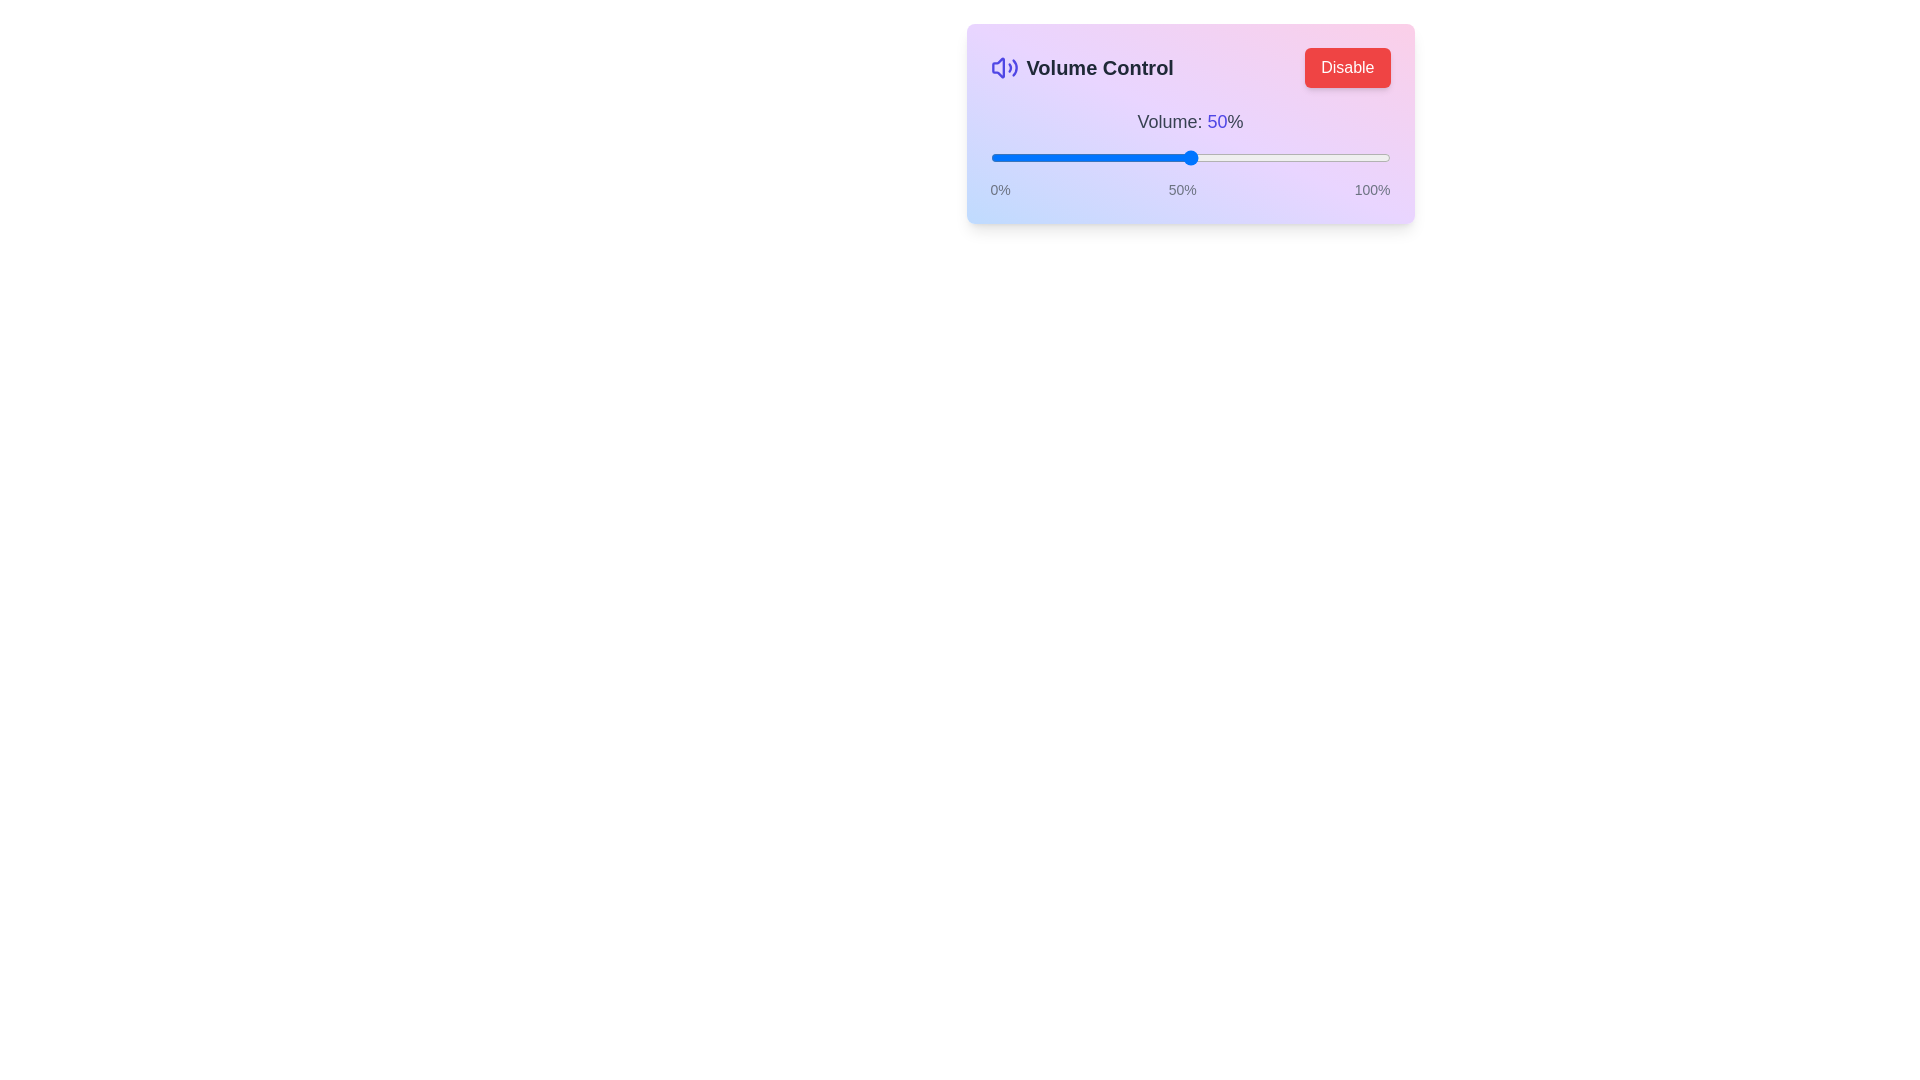 This screenshot has width=1920, height=1080. I want to click on the leftmost text label representing the minimum volume level ('0%') in the volume control interface, so click(1000, 189).